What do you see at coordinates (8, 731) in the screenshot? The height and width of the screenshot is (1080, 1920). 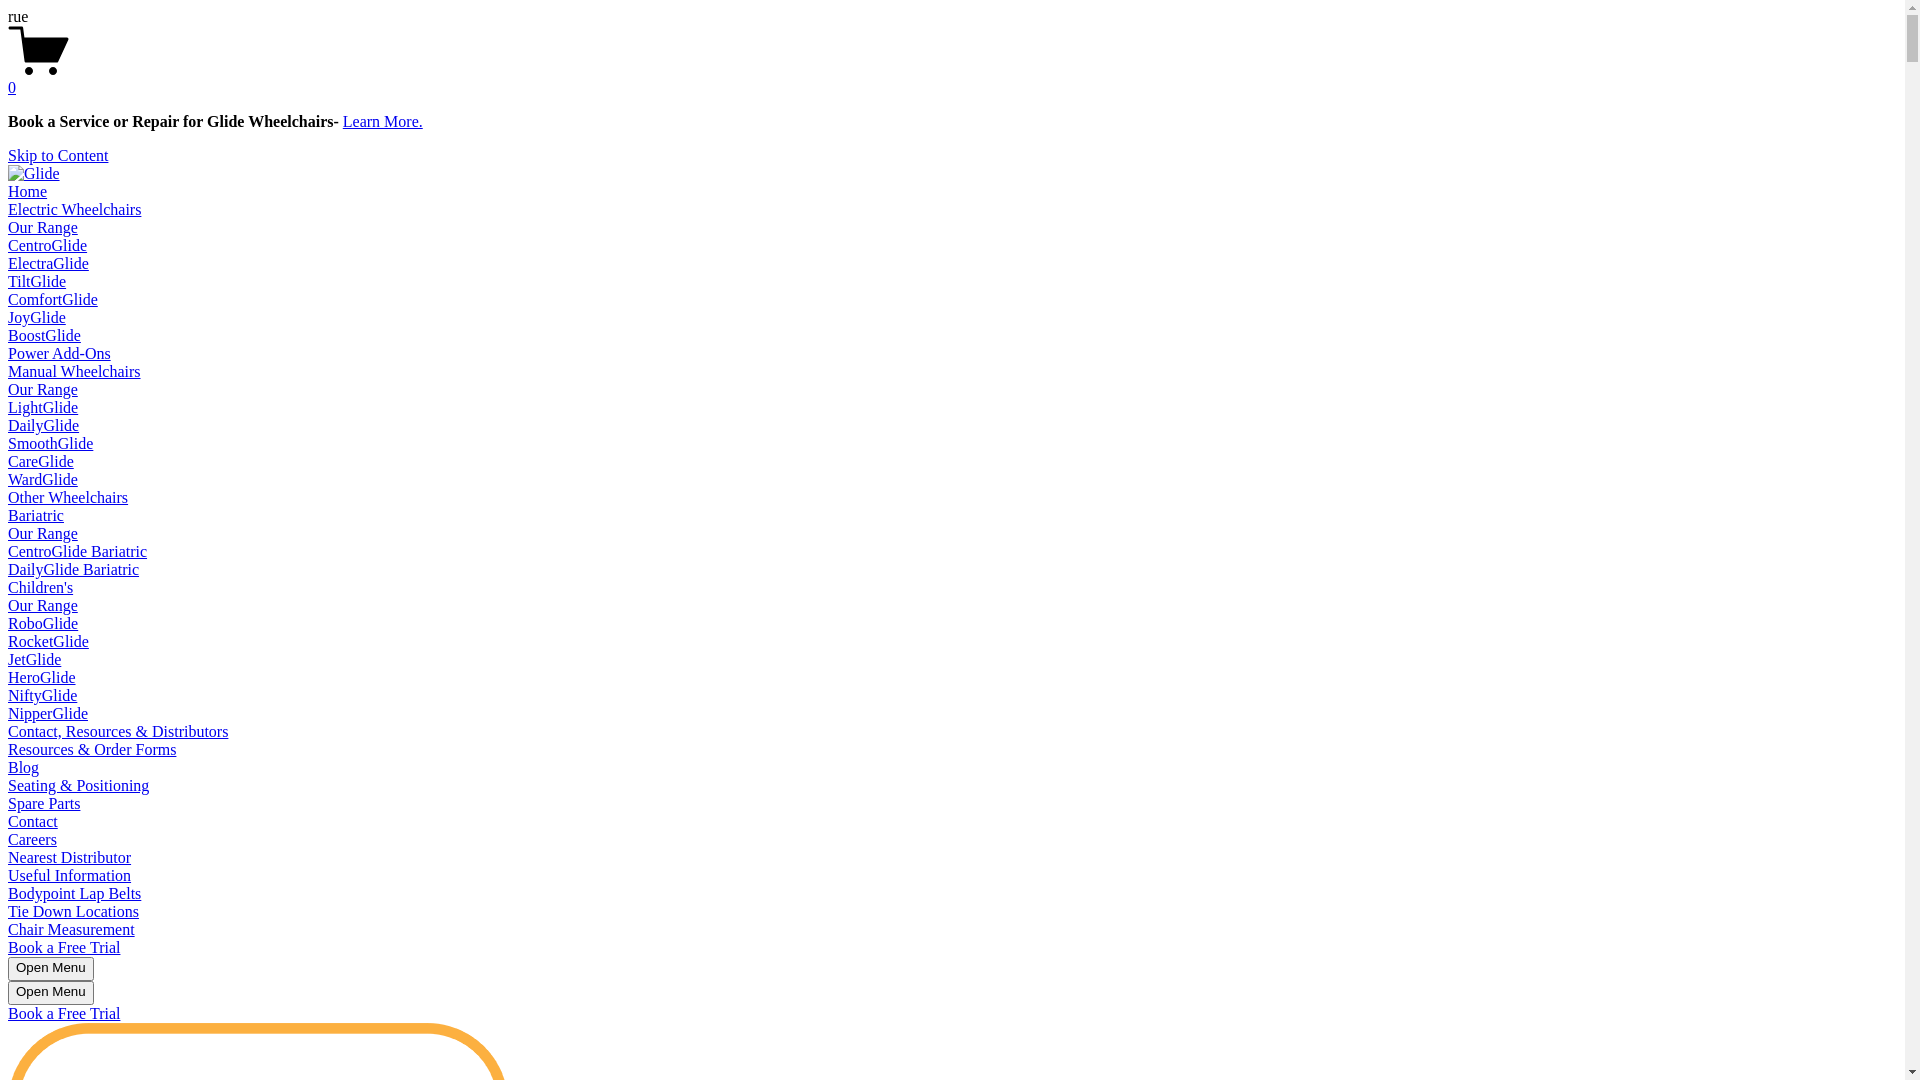 I see `'Contact, Resources & Distributors'` at bounding box center [8, 731].